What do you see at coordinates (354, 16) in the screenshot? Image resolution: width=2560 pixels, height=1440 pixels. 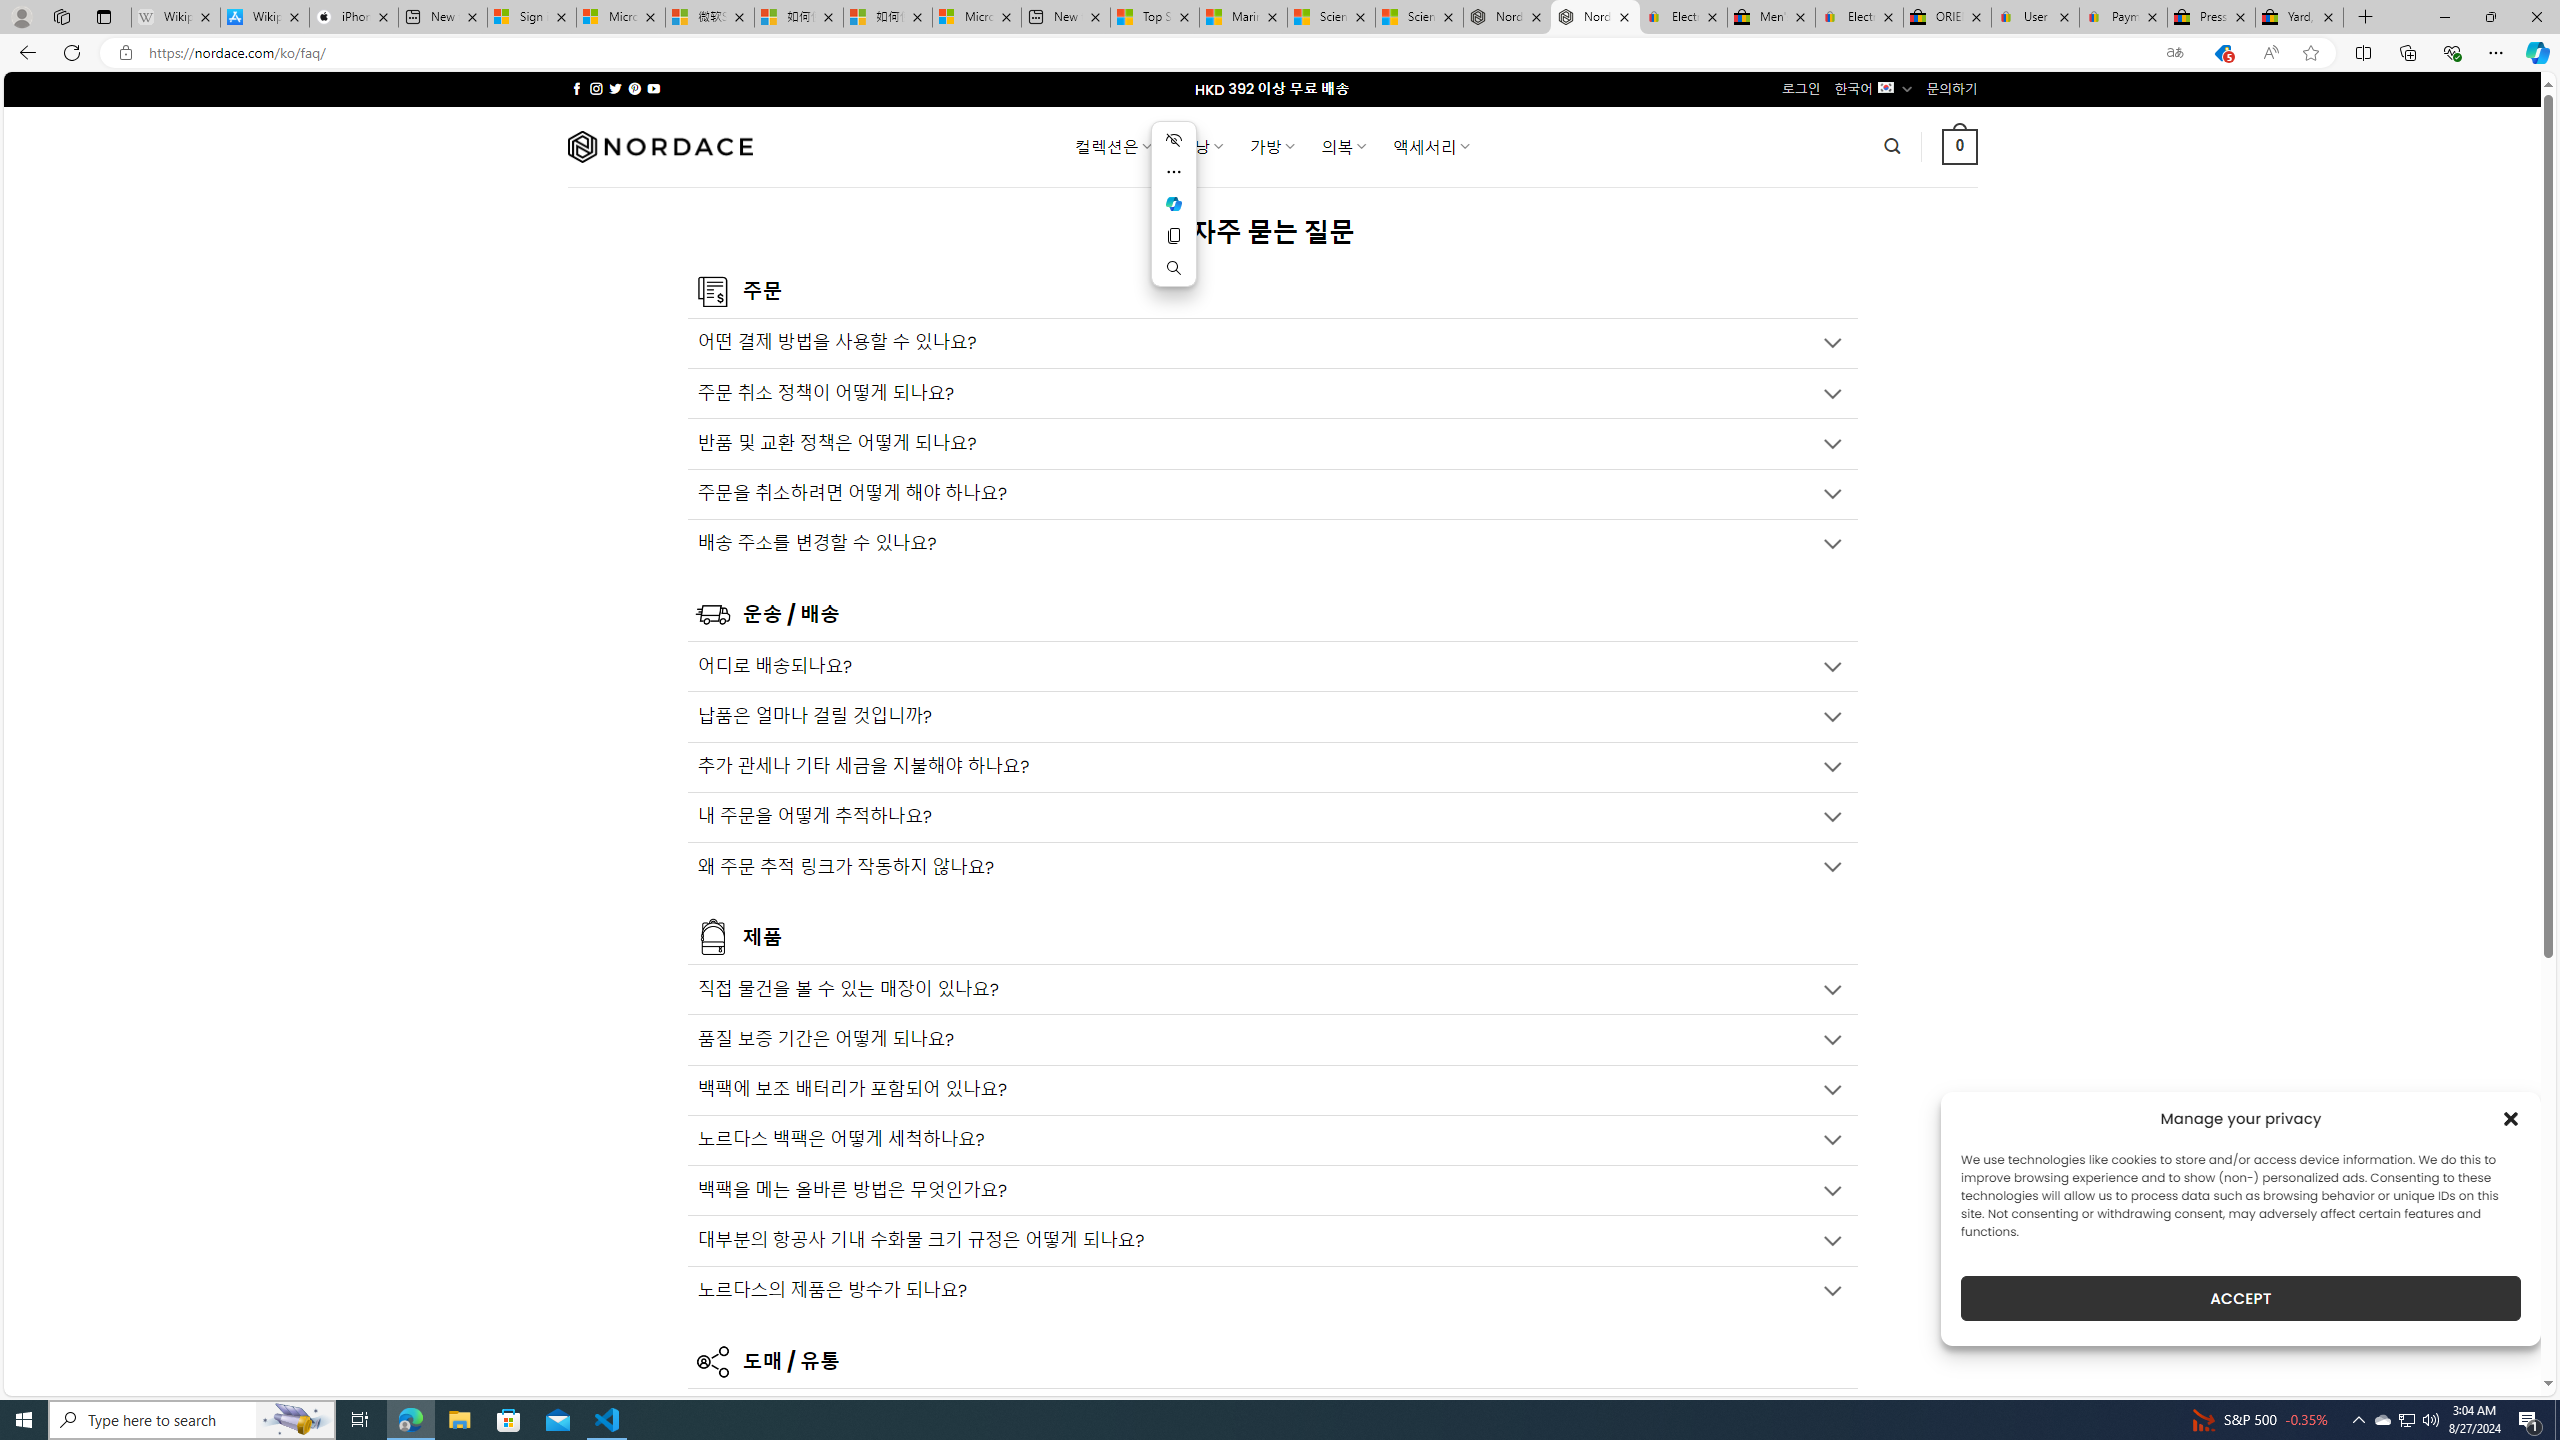 I see `'iPhone - Apple'` at bounding box center [354, 16].